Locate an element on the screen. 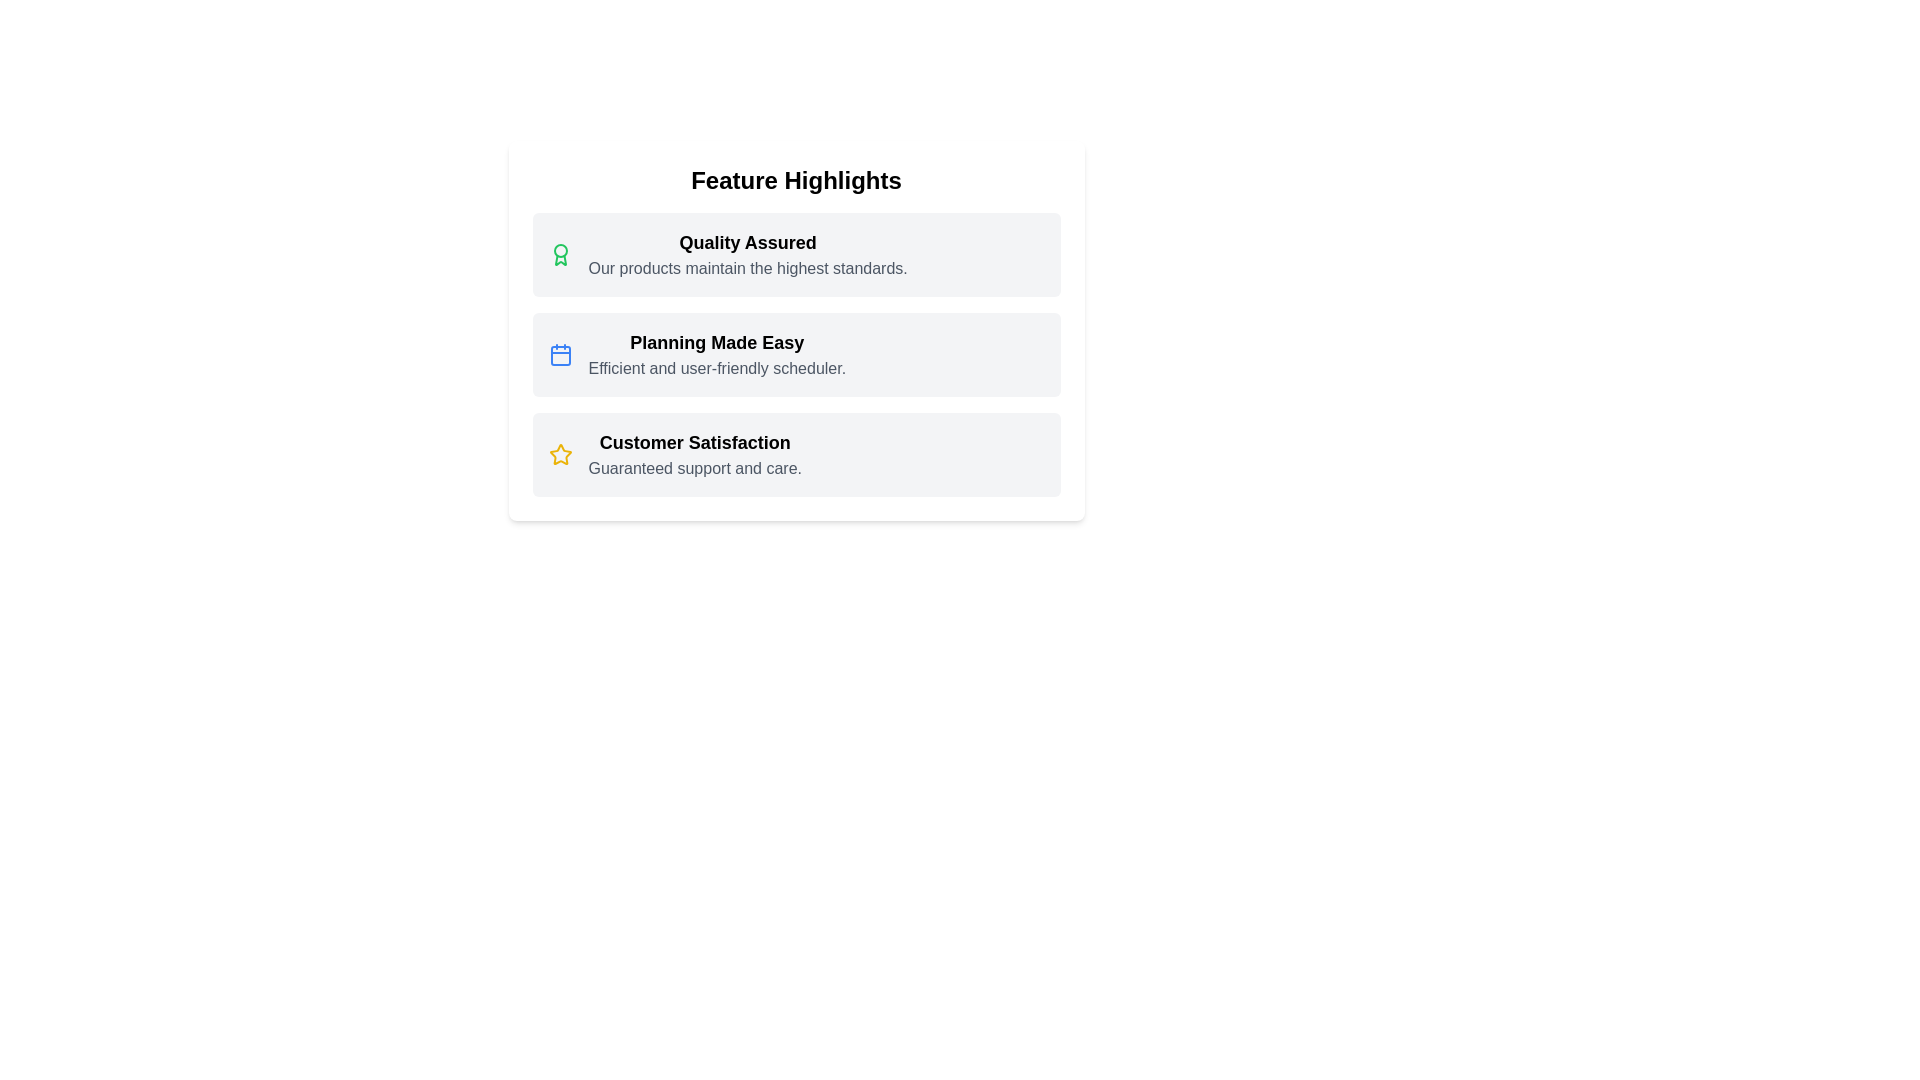 This screenshot has height=1080, width=1920. the SVG rectangle with rounded edges that represents the calendar icon, which is the second item in the list of feature highlights, located to the left of the text 'Planning Made Easy' is located at coordinates (560, 354).